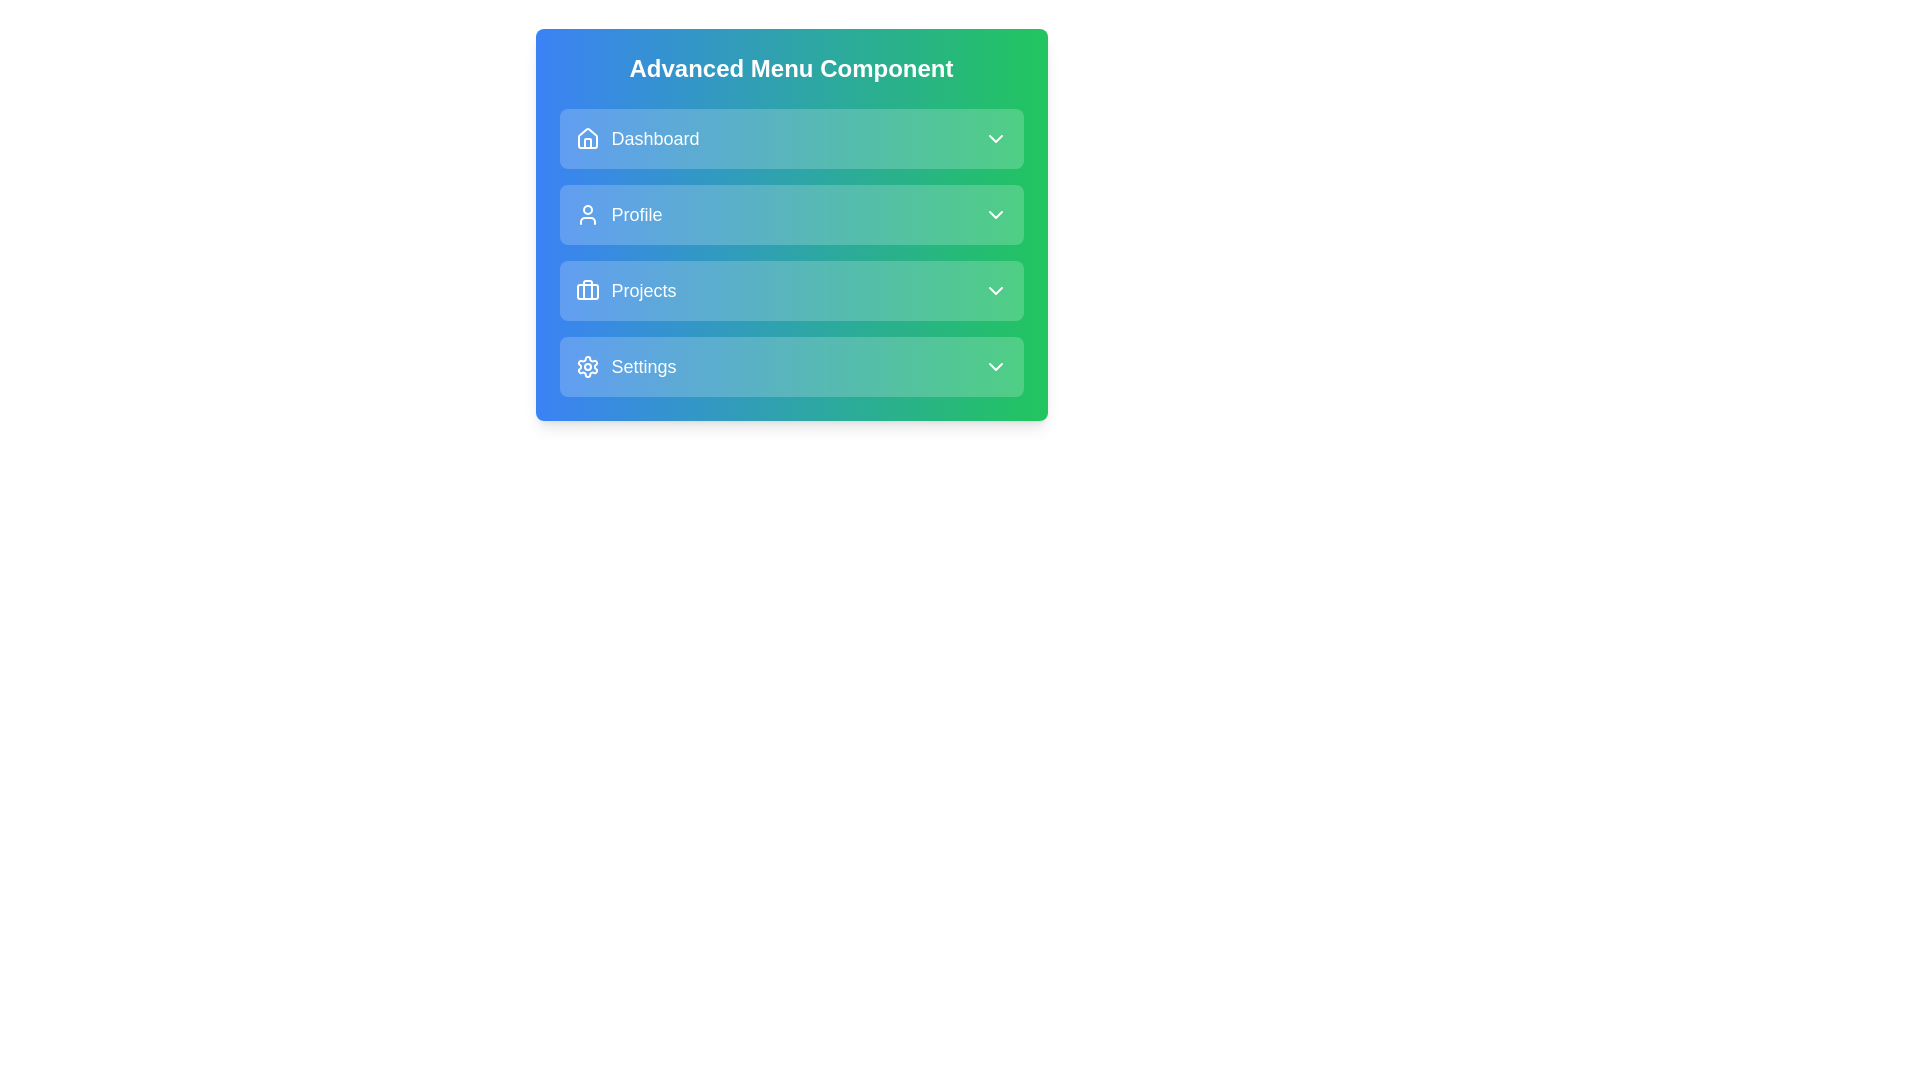  What do you see at coordinates (586, 137) in the screenshot?
I see `the 'Dashboard' icon located to the left of the 'Dashboard' text in the menu` at bounding box center [586, 137].